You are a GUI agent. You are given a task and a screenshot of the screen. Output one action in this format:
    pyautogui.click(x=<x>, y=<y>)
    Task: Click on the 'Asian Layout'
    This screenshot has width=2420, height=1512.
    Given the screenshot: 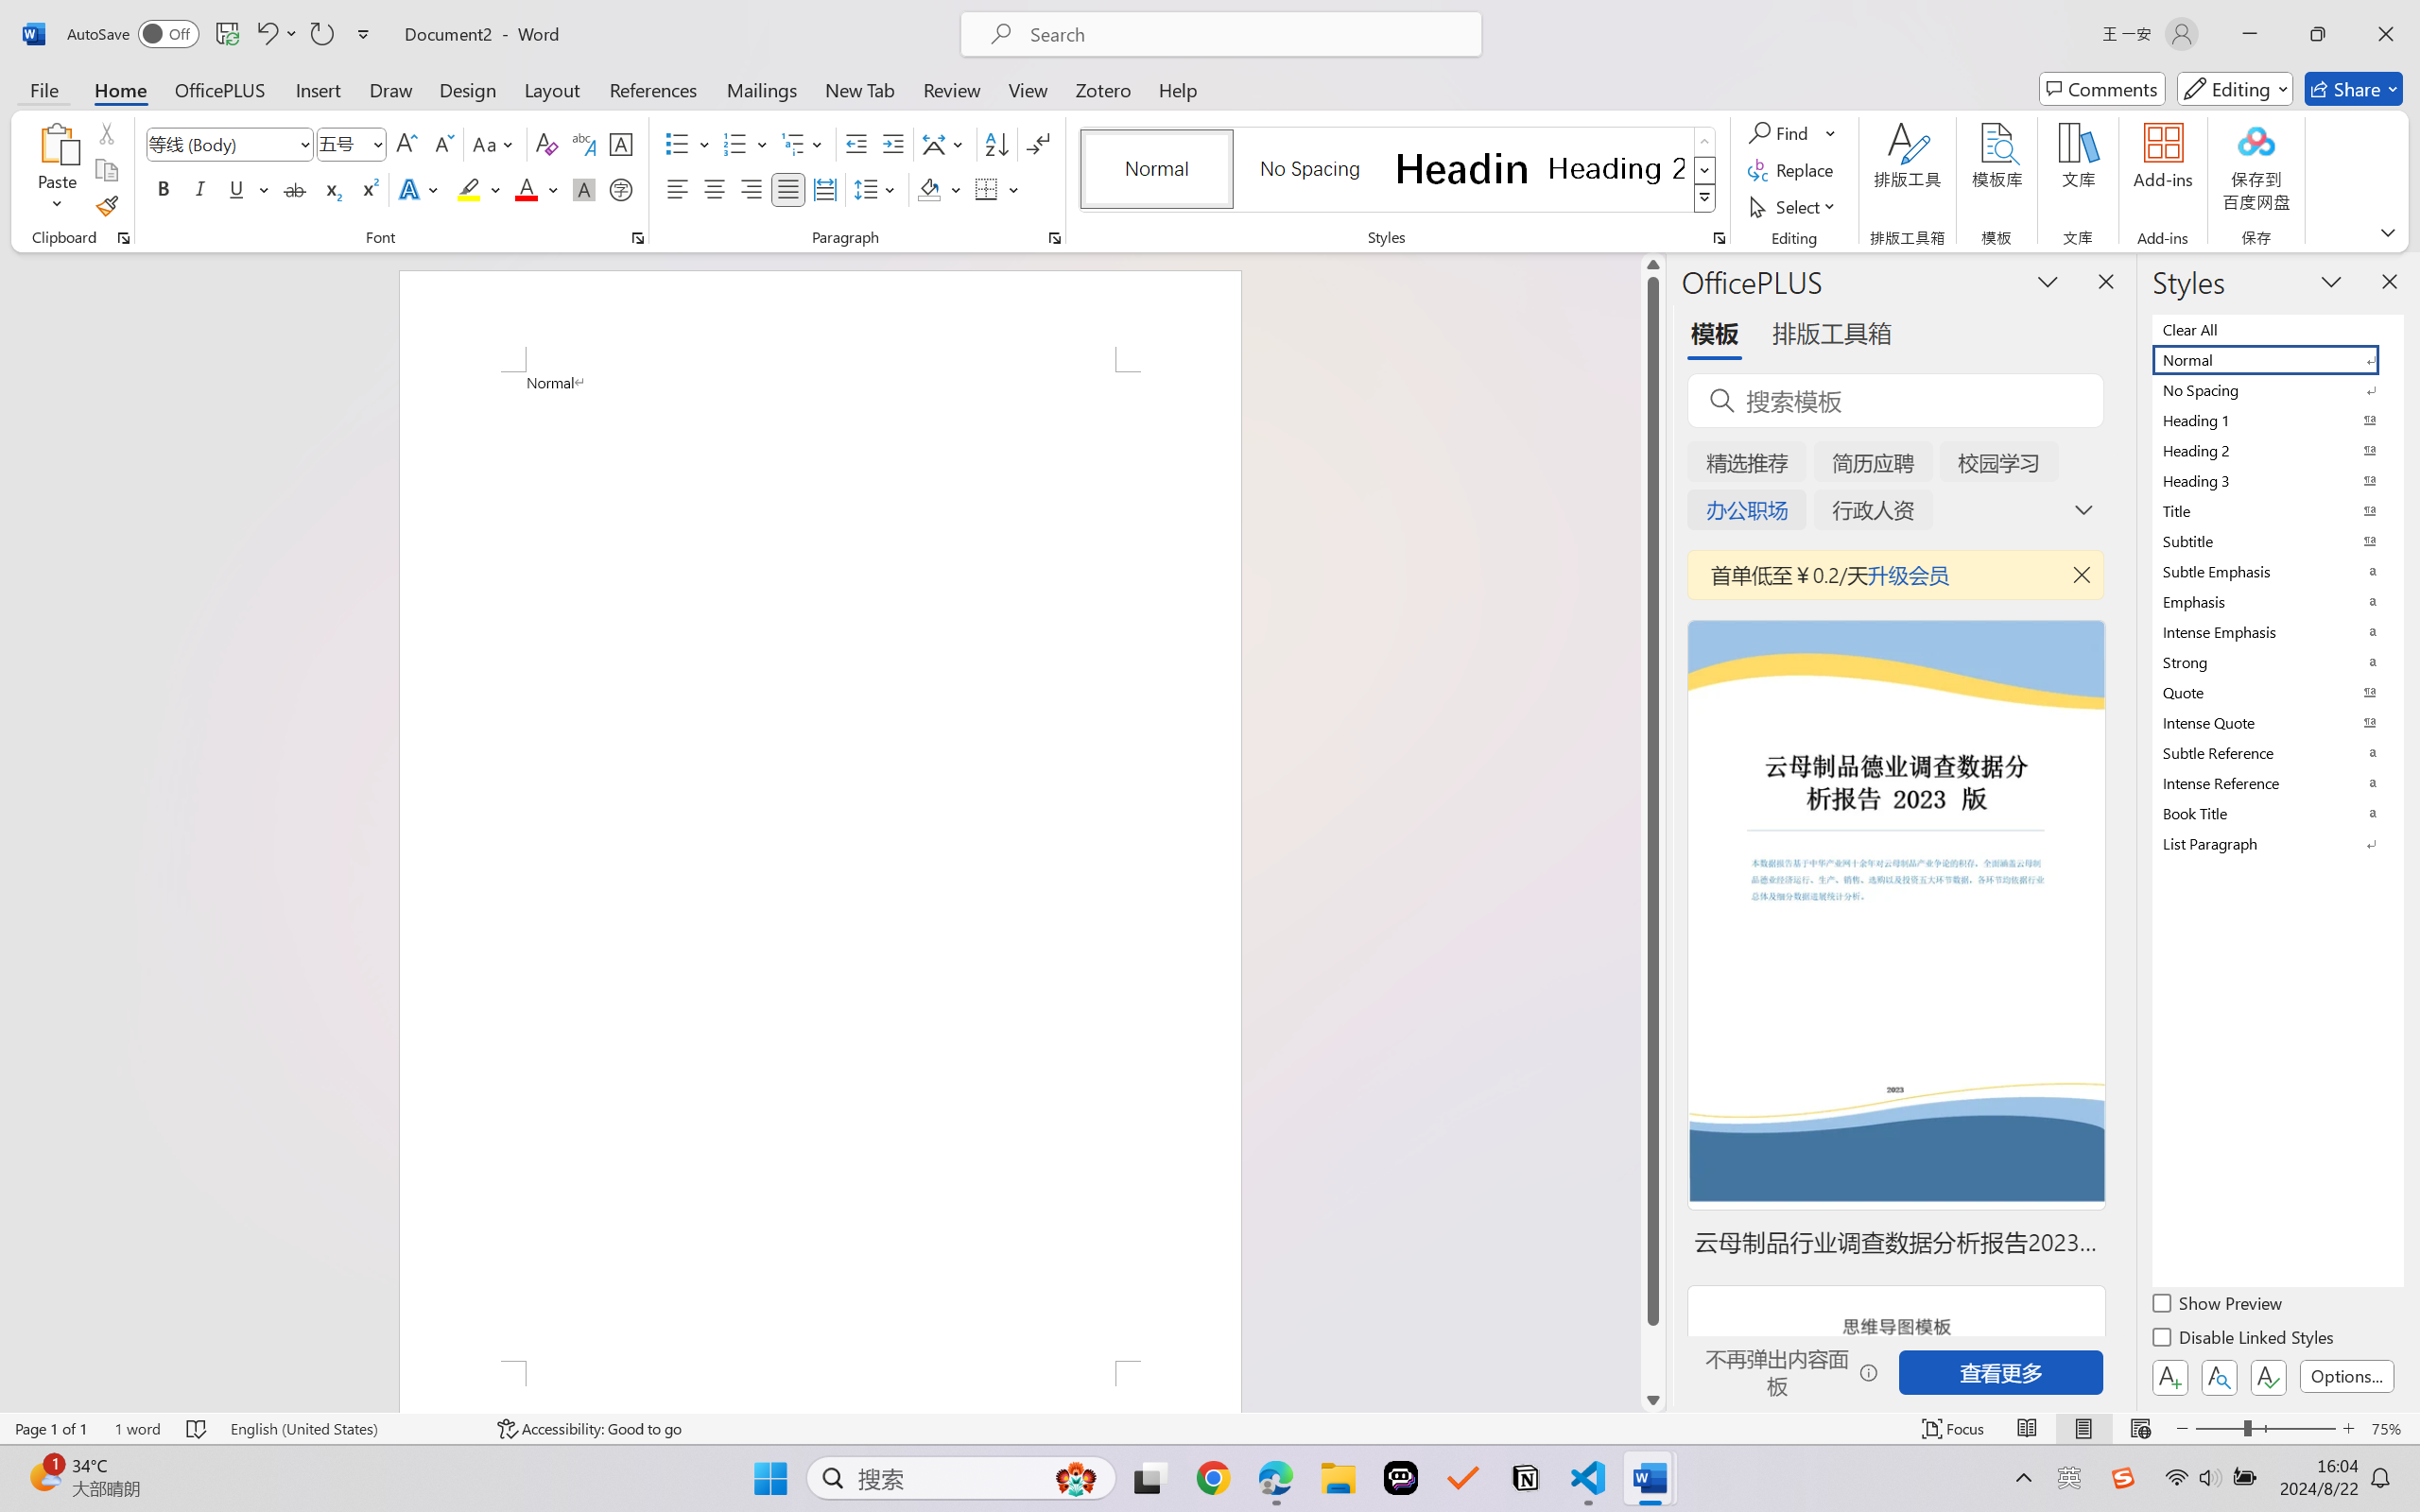 What is the action you would take?
    pyautogui.click(x=944, y=144)
    